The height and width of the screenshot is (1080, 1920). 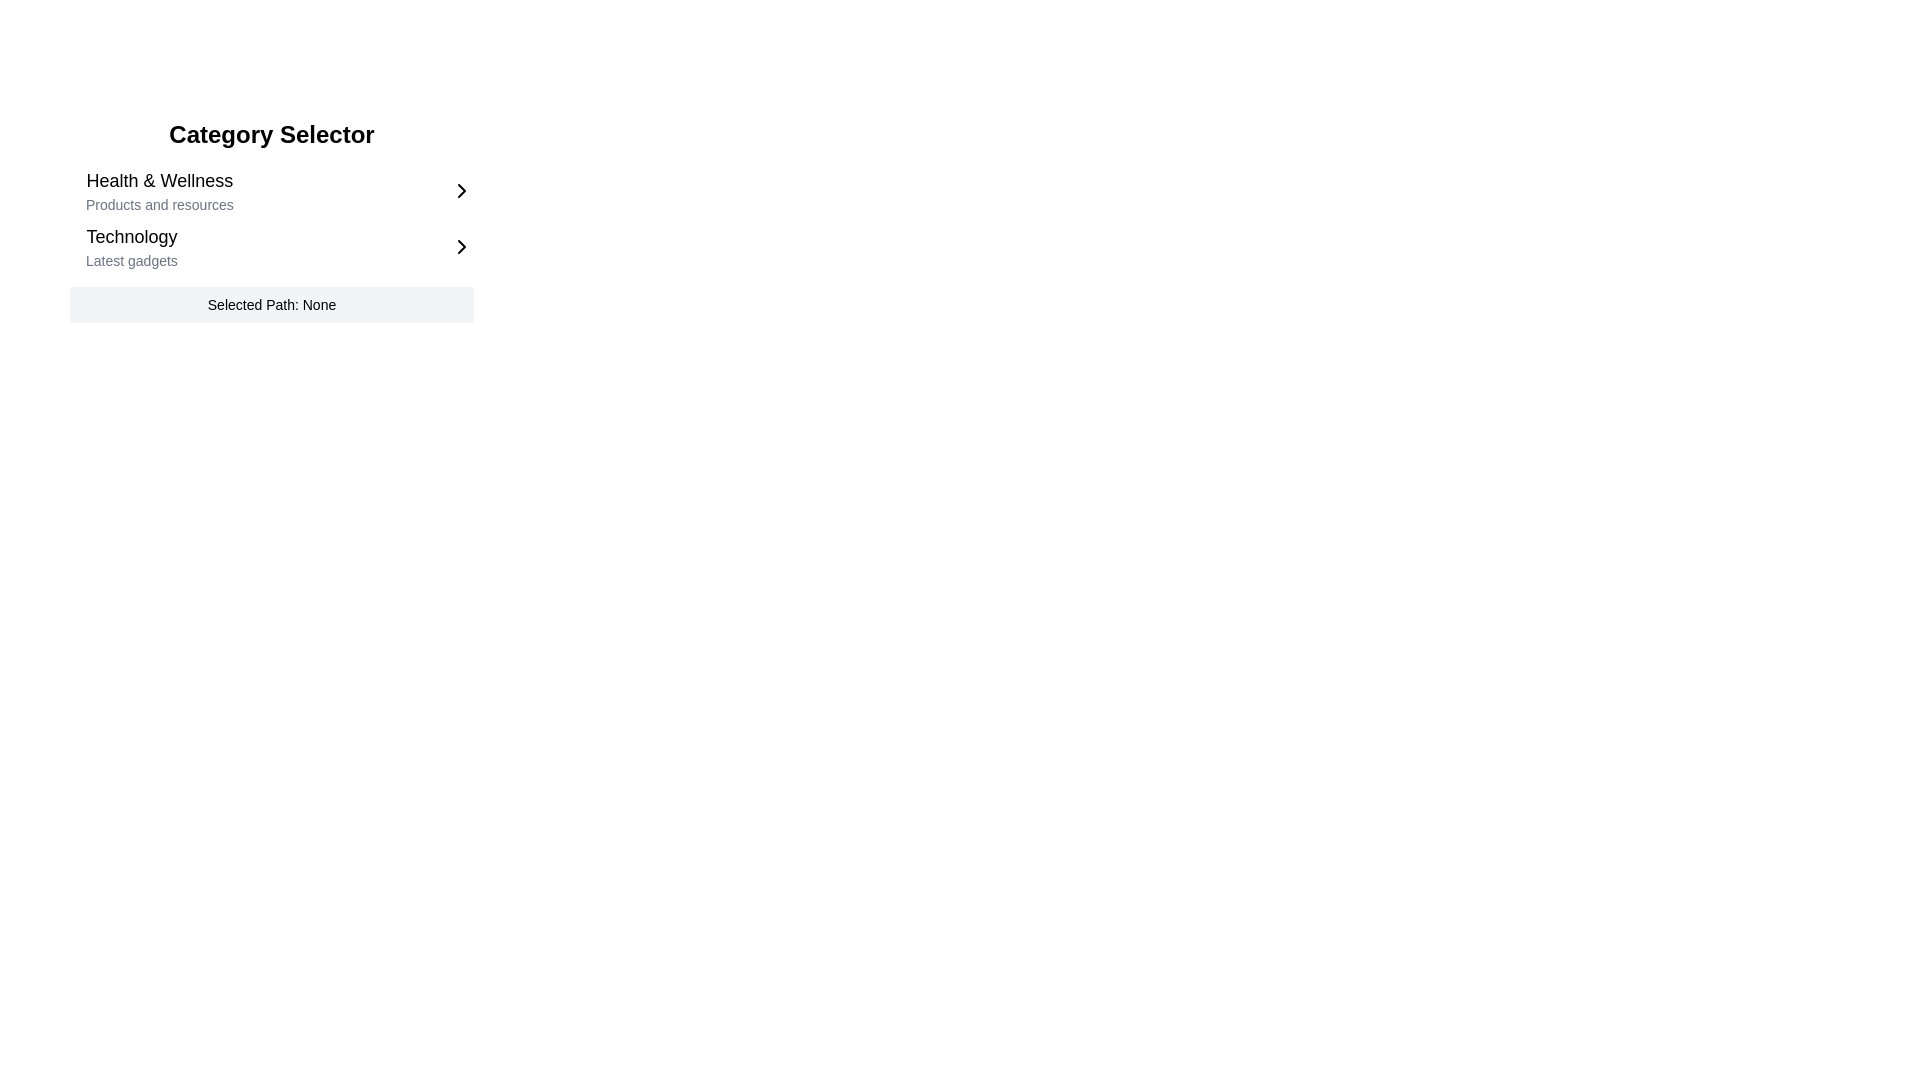 I want to click on the second selectable list item under the 'Health & Wellness' section, so click(x=271, y=245).